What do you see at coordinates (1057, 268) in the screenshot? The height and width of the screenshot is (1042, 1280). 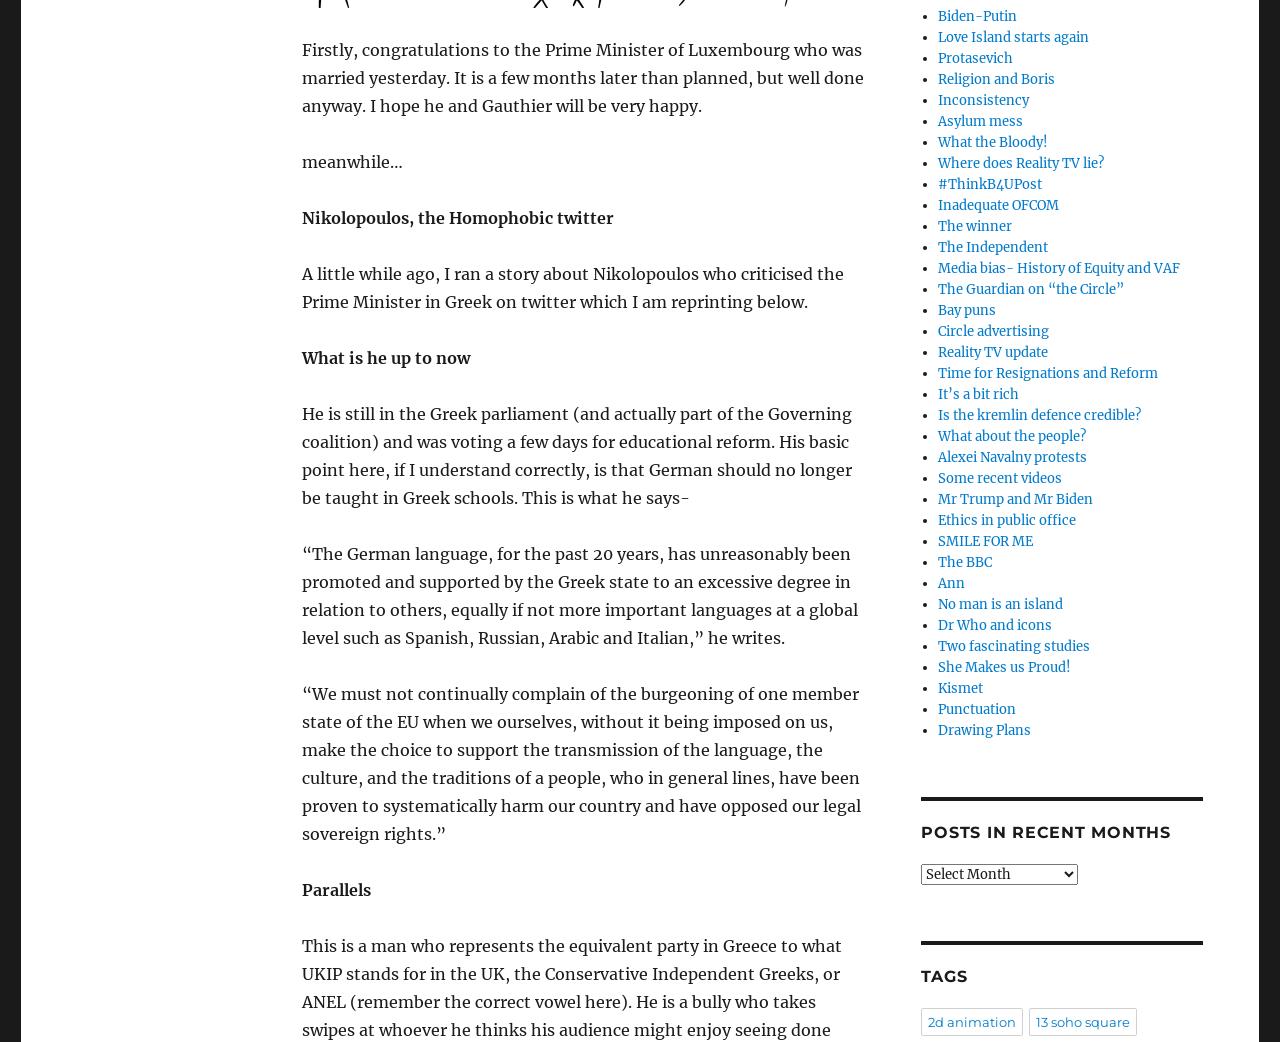 I see `'Media bias- History of Equity and VAF'` at bounding box center [1057, 268].